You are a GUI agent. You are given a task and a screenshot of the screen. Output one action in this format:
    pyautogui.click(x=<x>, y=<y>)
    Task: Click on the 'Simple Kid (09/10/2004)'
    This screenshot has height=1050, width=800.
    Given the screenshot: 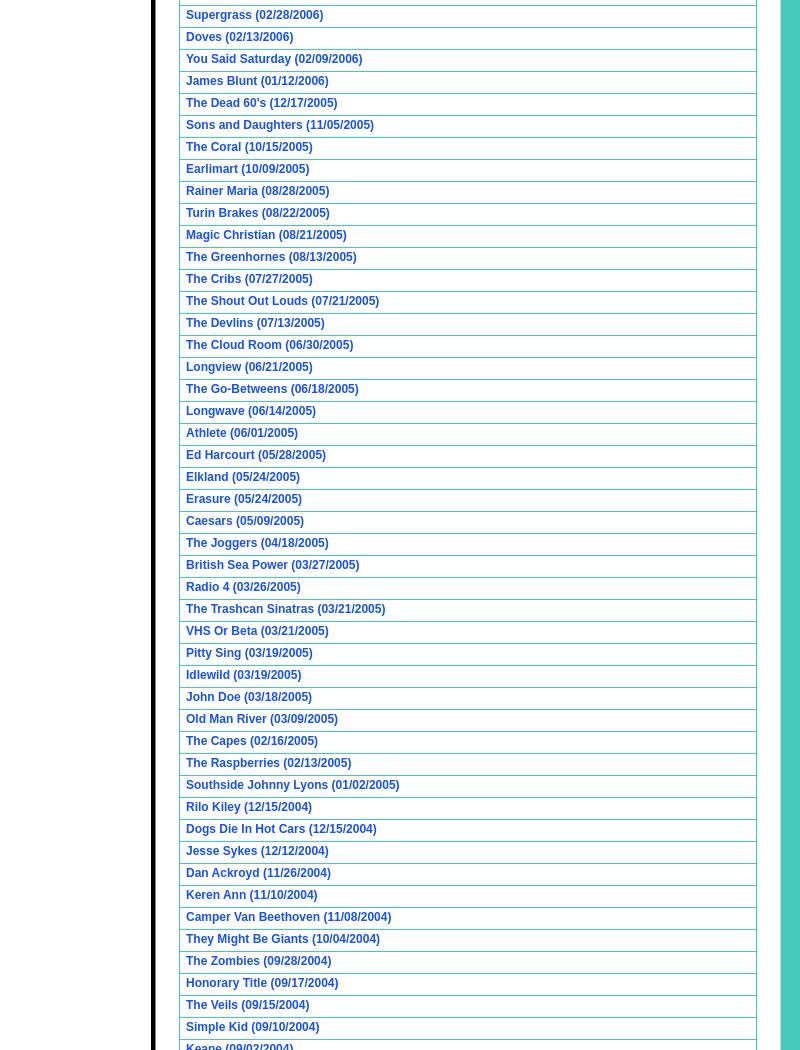 What is the action you would take?
    pyautogui.click(x=251, y=1026)
    